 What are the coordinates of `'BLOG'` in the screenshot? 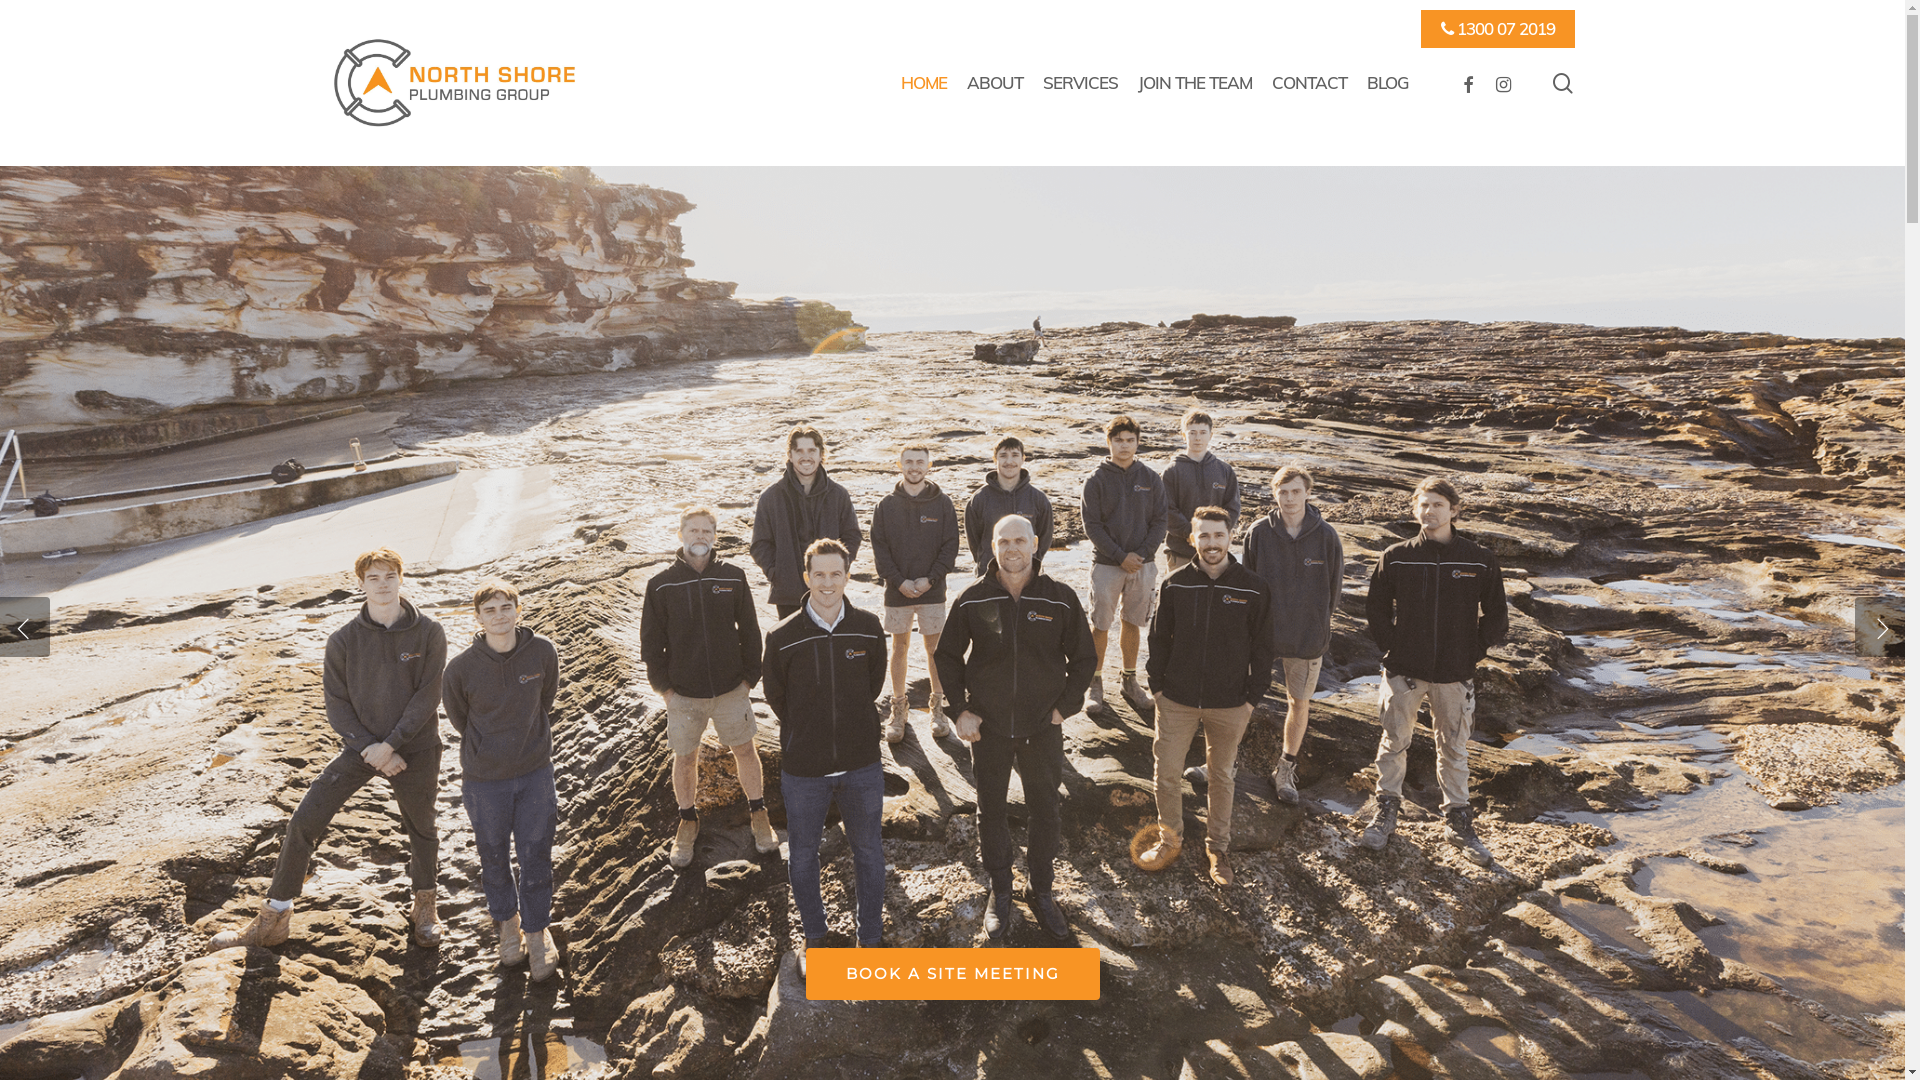 It's located at (1386, 82).